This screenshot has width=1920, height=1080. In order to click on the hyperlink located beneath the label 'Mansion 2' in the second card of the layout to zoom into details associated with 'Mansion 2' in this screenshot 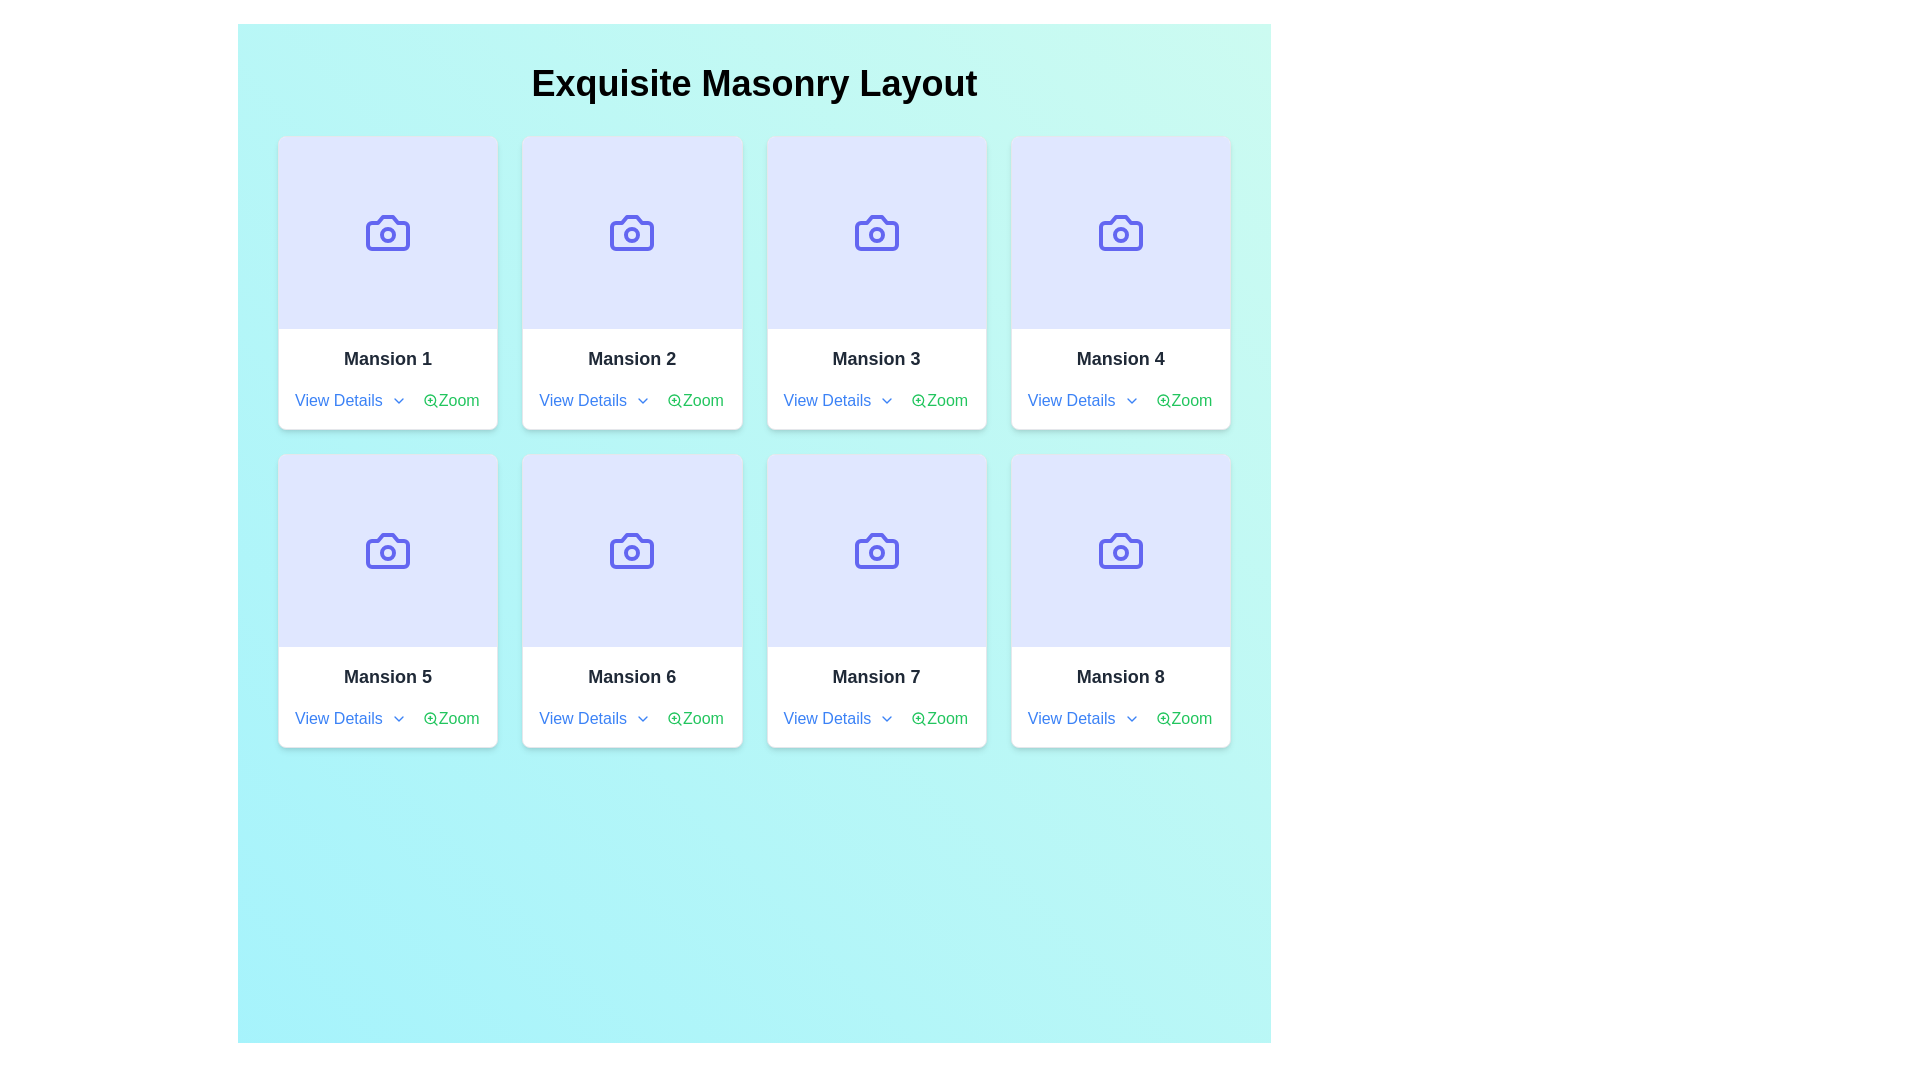, I will do `click(695, 401)`.